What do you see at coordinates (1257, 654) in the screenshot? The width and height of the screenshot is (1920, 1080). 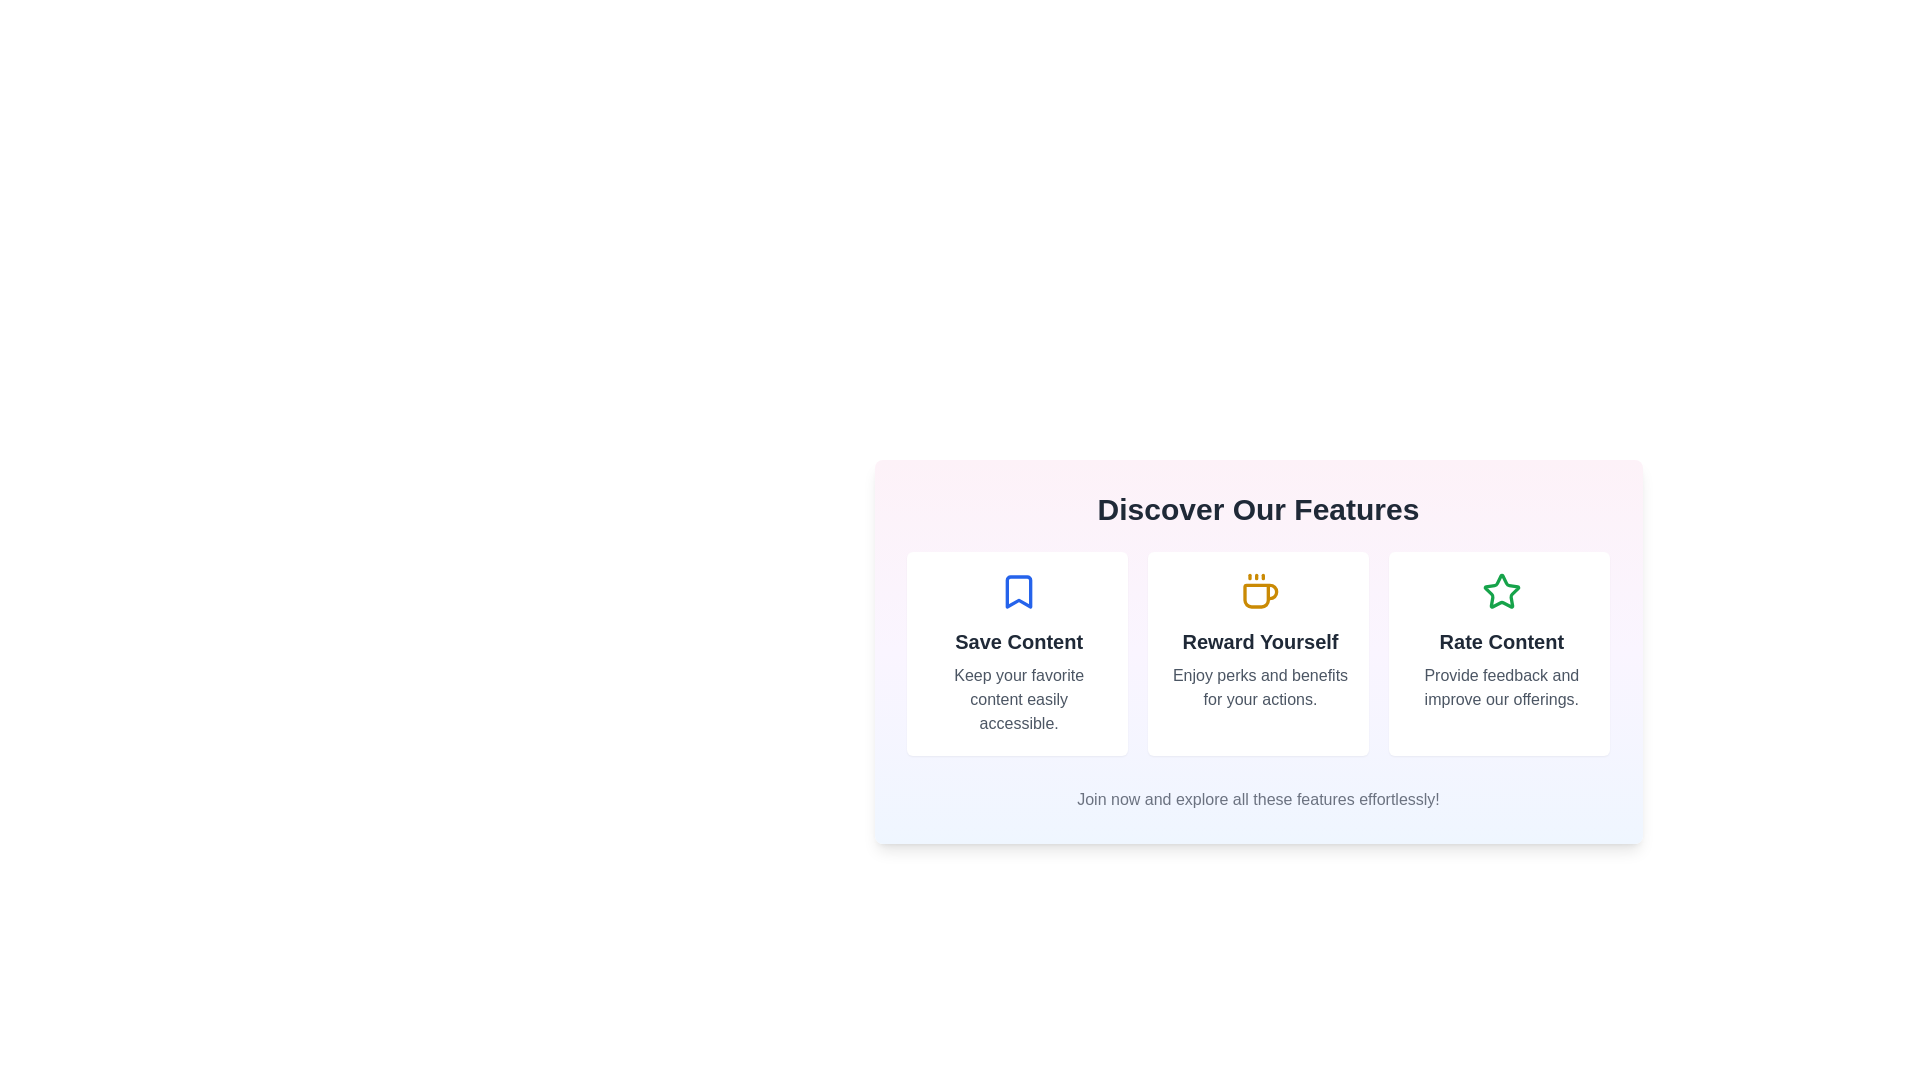 I see `the navigational Card link located in the center of the three-column layout, specifically the second card from the left` at bounding box center [1257, 654].